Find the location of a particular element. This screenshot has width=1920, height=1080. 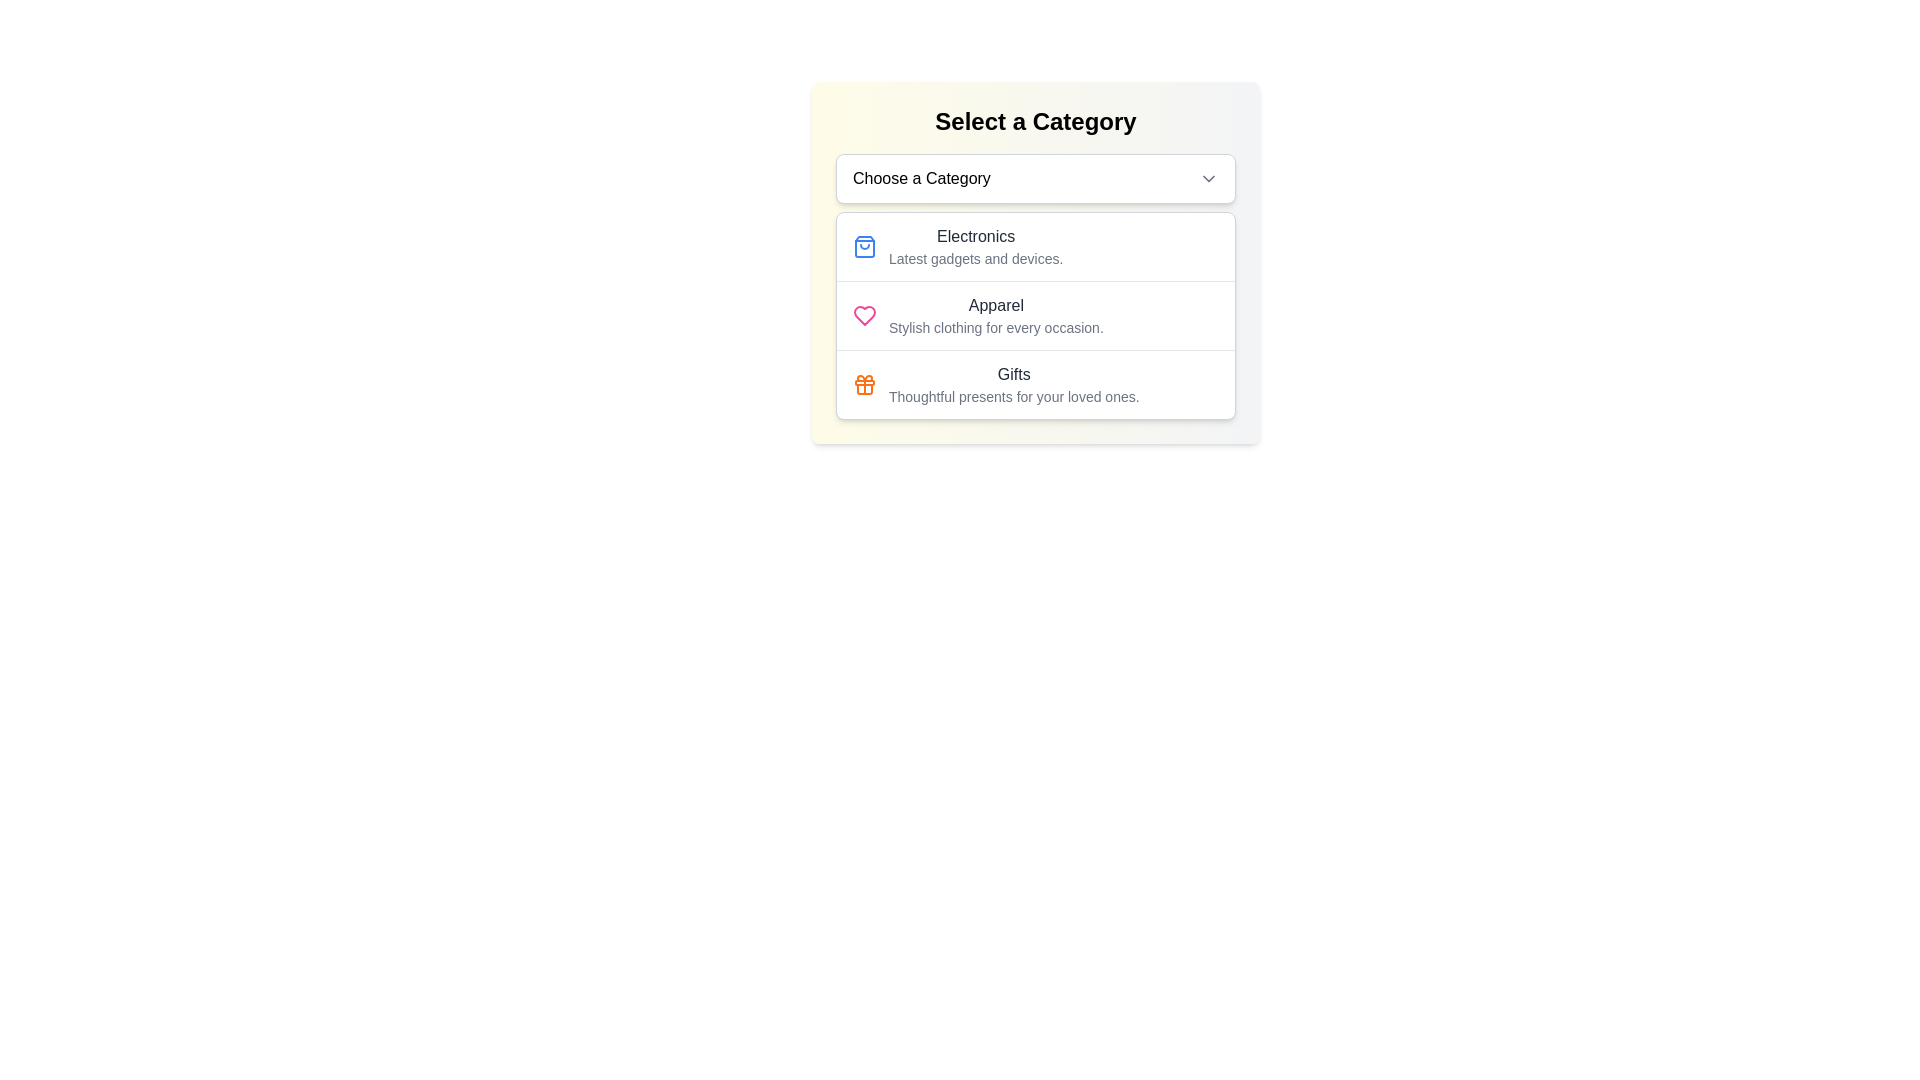

the orange-colored gift box icon that represents the 'Gifts' category in the menu options is located at coordinates (864, 385).